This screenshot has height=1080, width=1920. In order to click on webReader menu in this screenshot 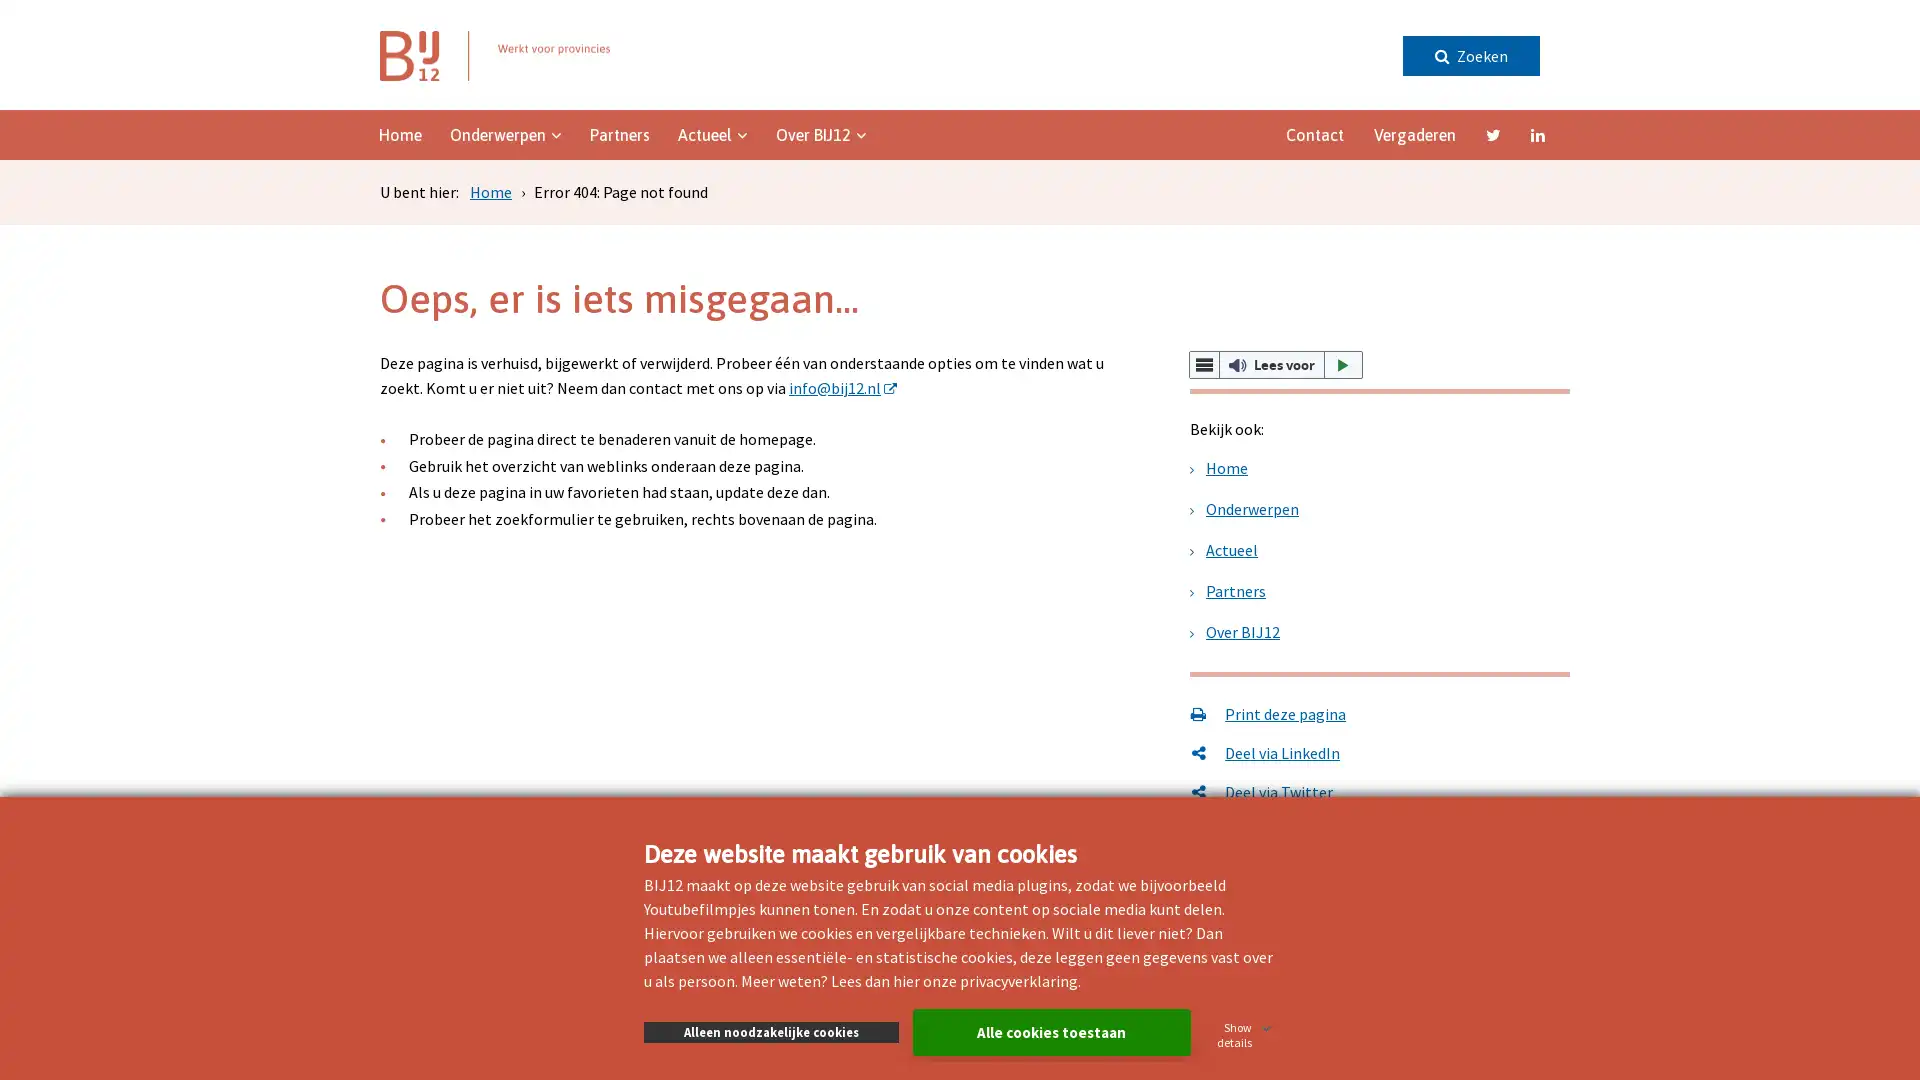, I will do `click(1203, 365)`.